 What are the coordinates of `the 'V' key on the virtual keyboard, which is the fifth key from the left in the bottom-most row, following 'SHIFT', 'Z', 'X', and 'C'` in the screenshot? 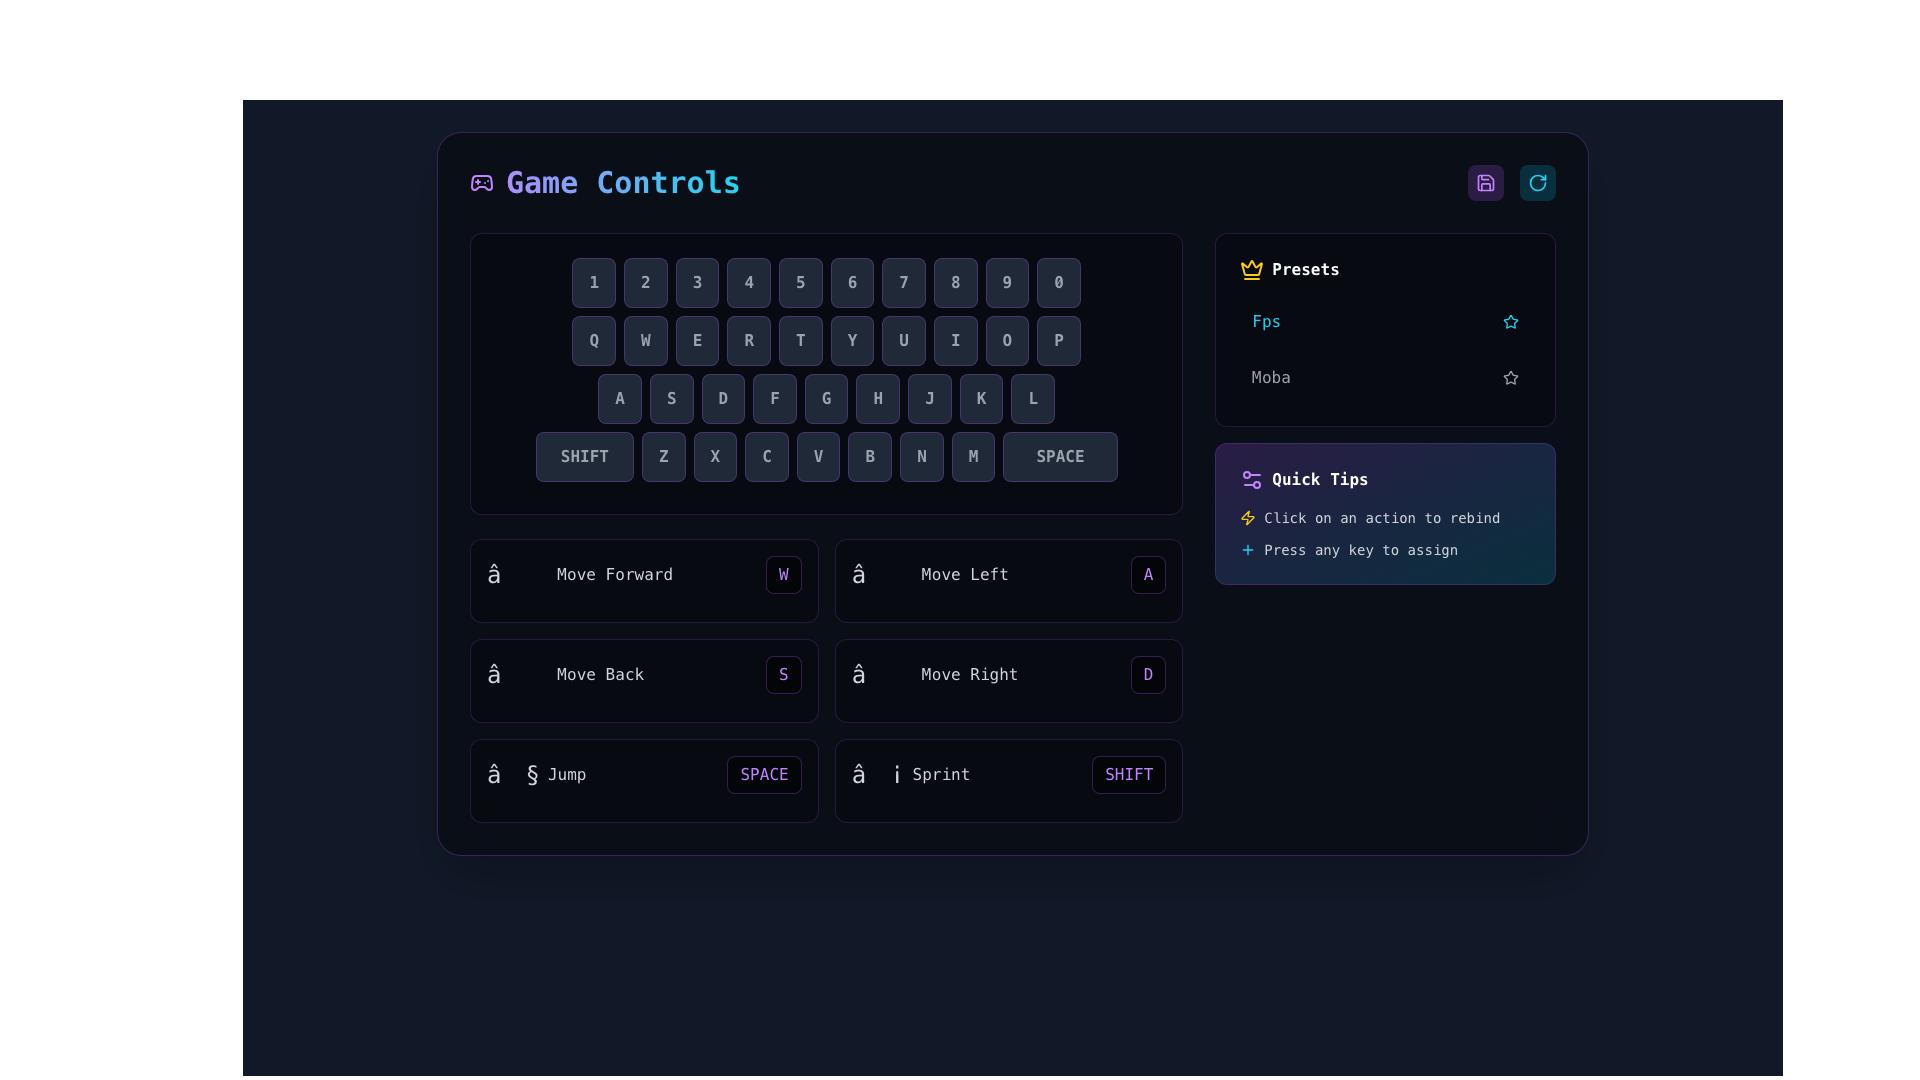 It's located at (826, 456).